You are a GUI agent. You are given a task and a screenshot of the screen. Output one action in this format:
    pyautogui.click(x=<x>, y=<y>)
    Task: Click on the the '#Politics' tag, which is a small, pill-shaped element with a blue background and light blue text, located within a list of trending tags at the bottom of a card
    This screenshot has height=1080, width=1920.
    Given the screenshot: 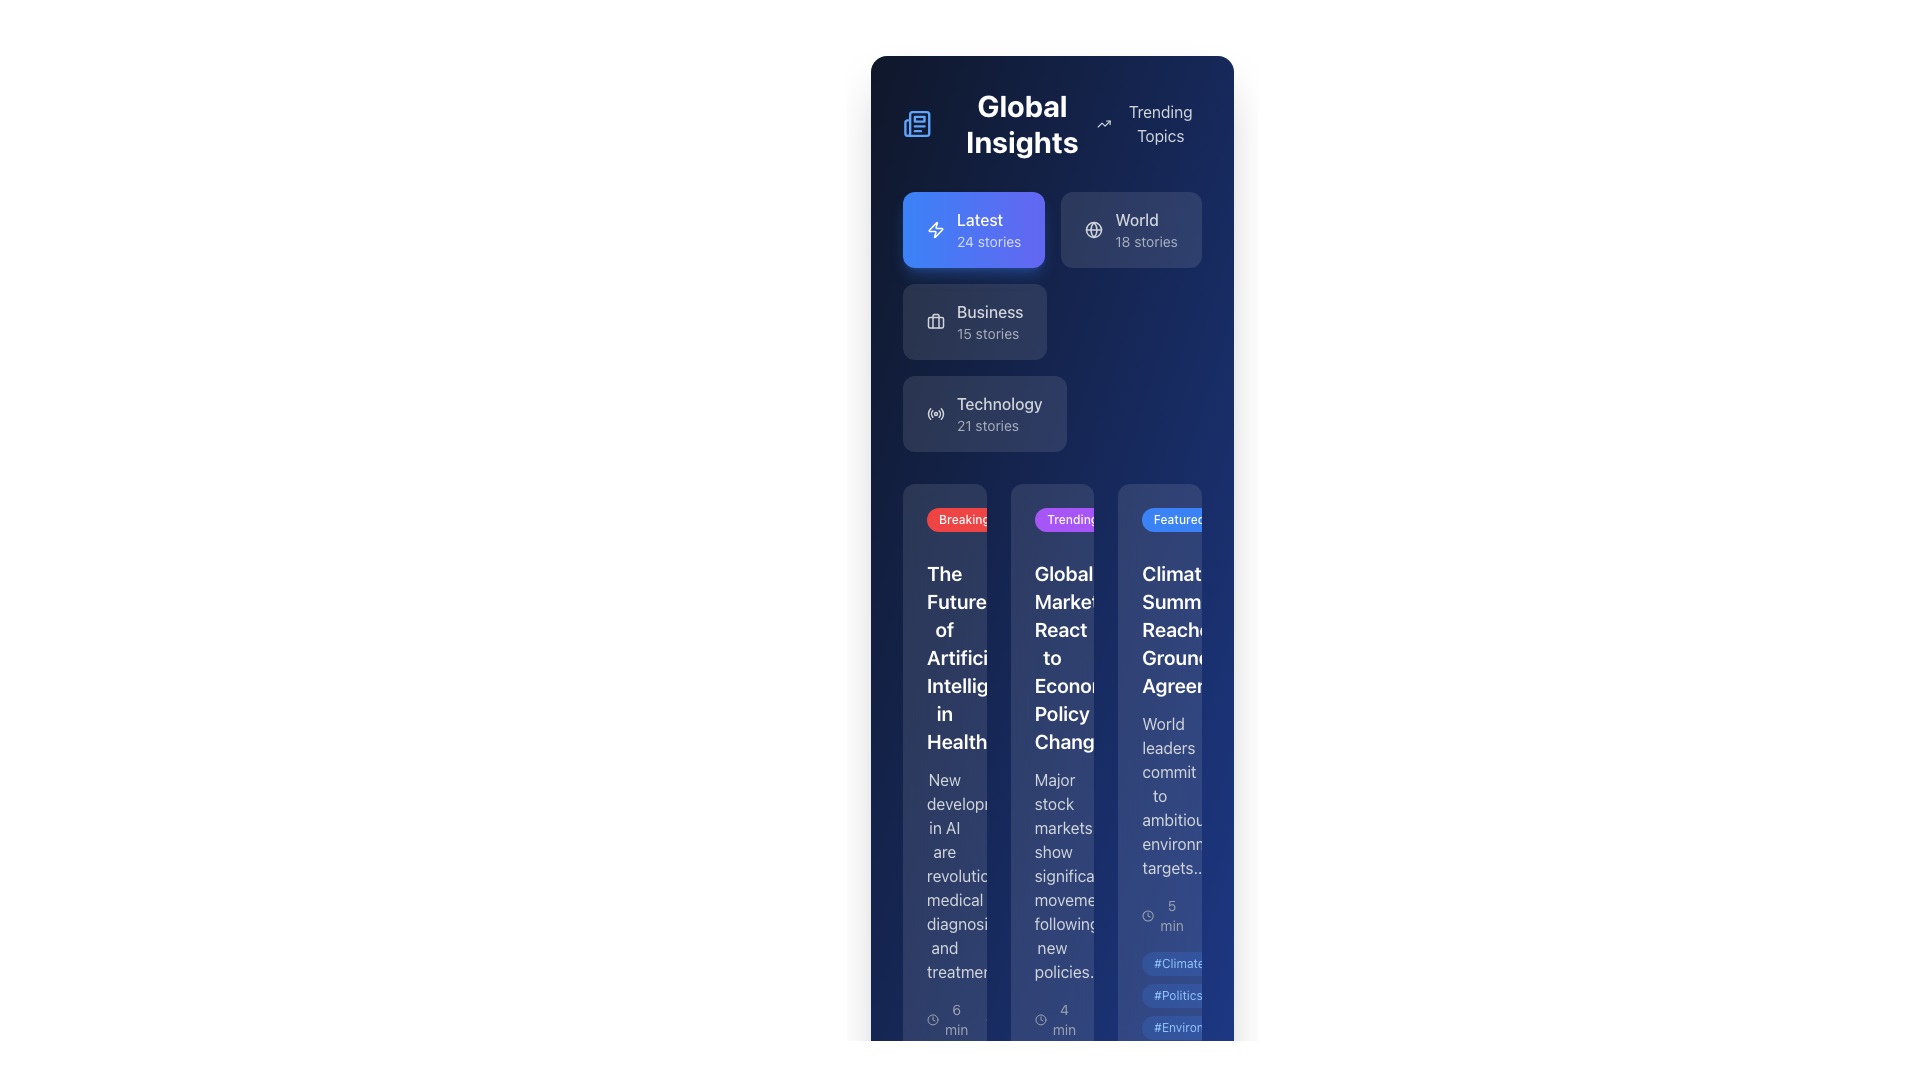 What is the action you would take?
    pyautogui.click(x=1178, y=995)
    